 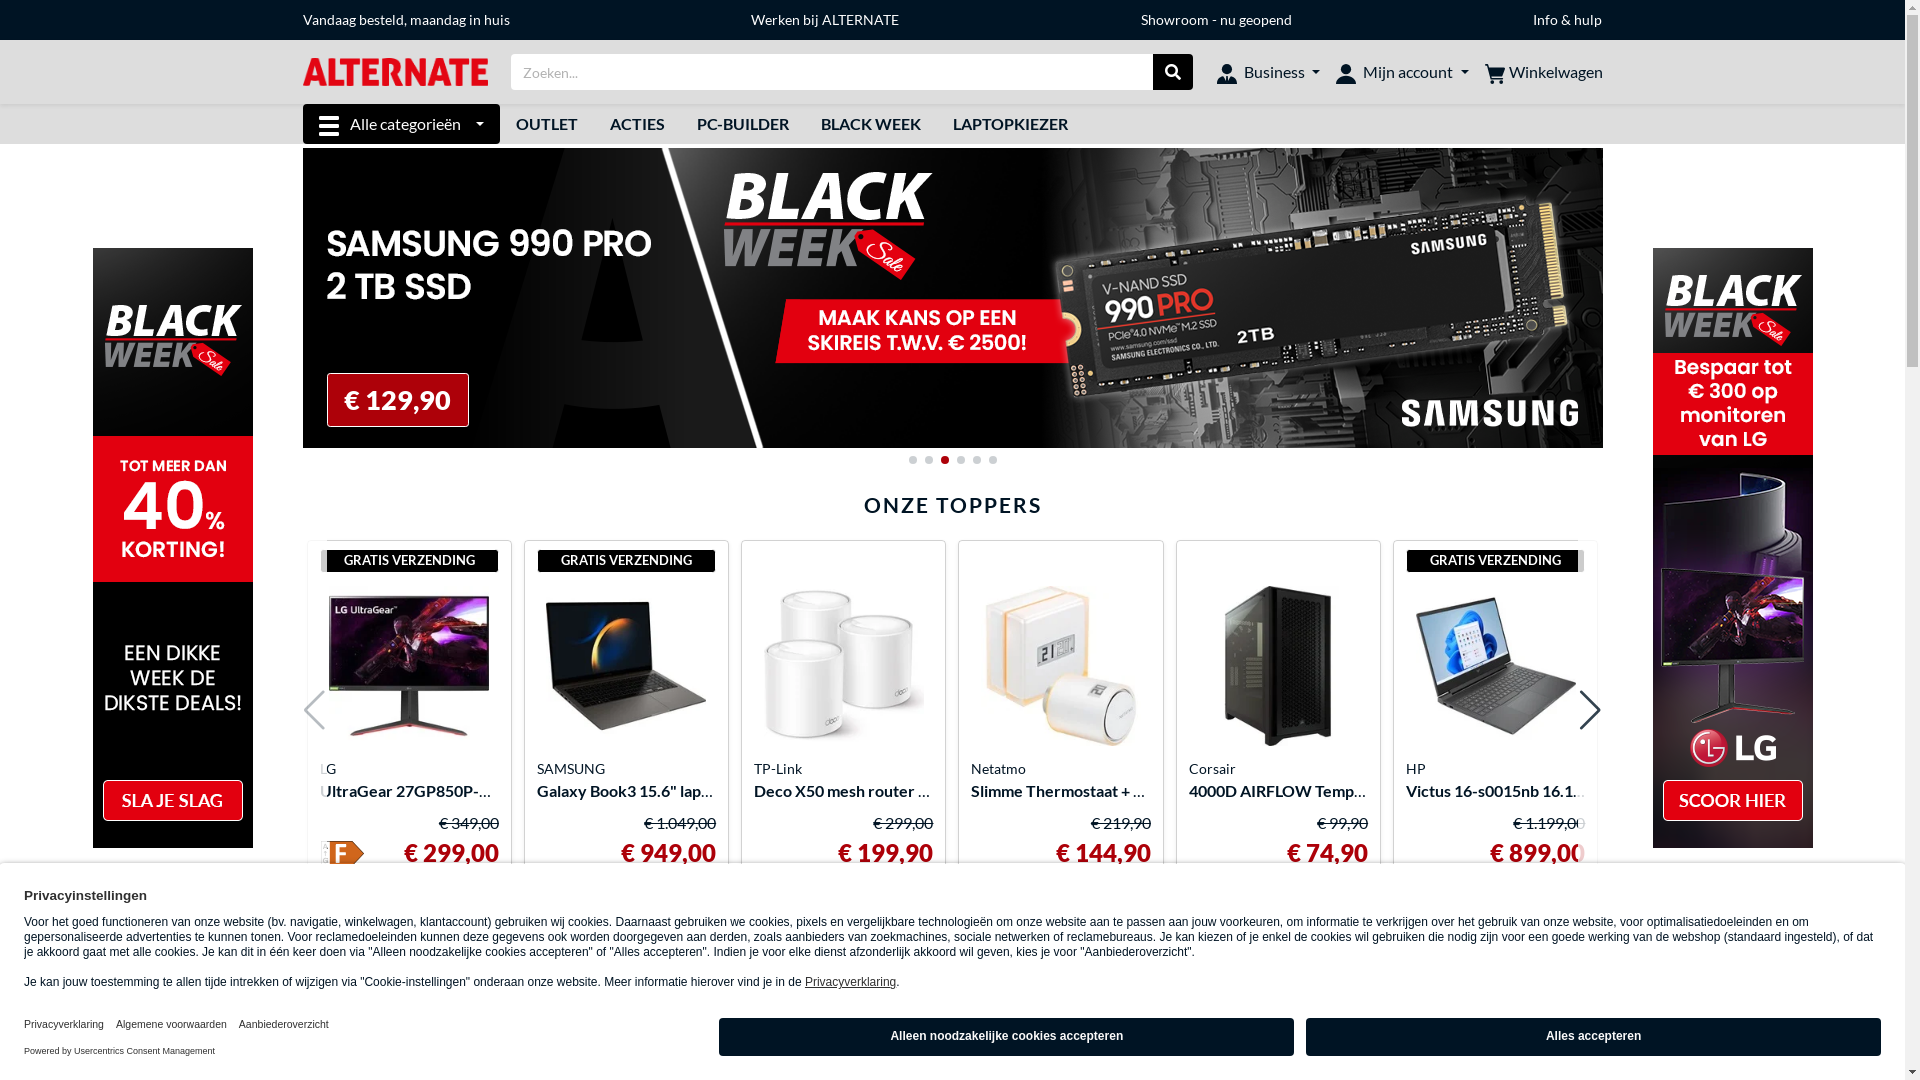 I want to click on 'Vandaag besteld, maandag in huis', so click(x=404, y=19).